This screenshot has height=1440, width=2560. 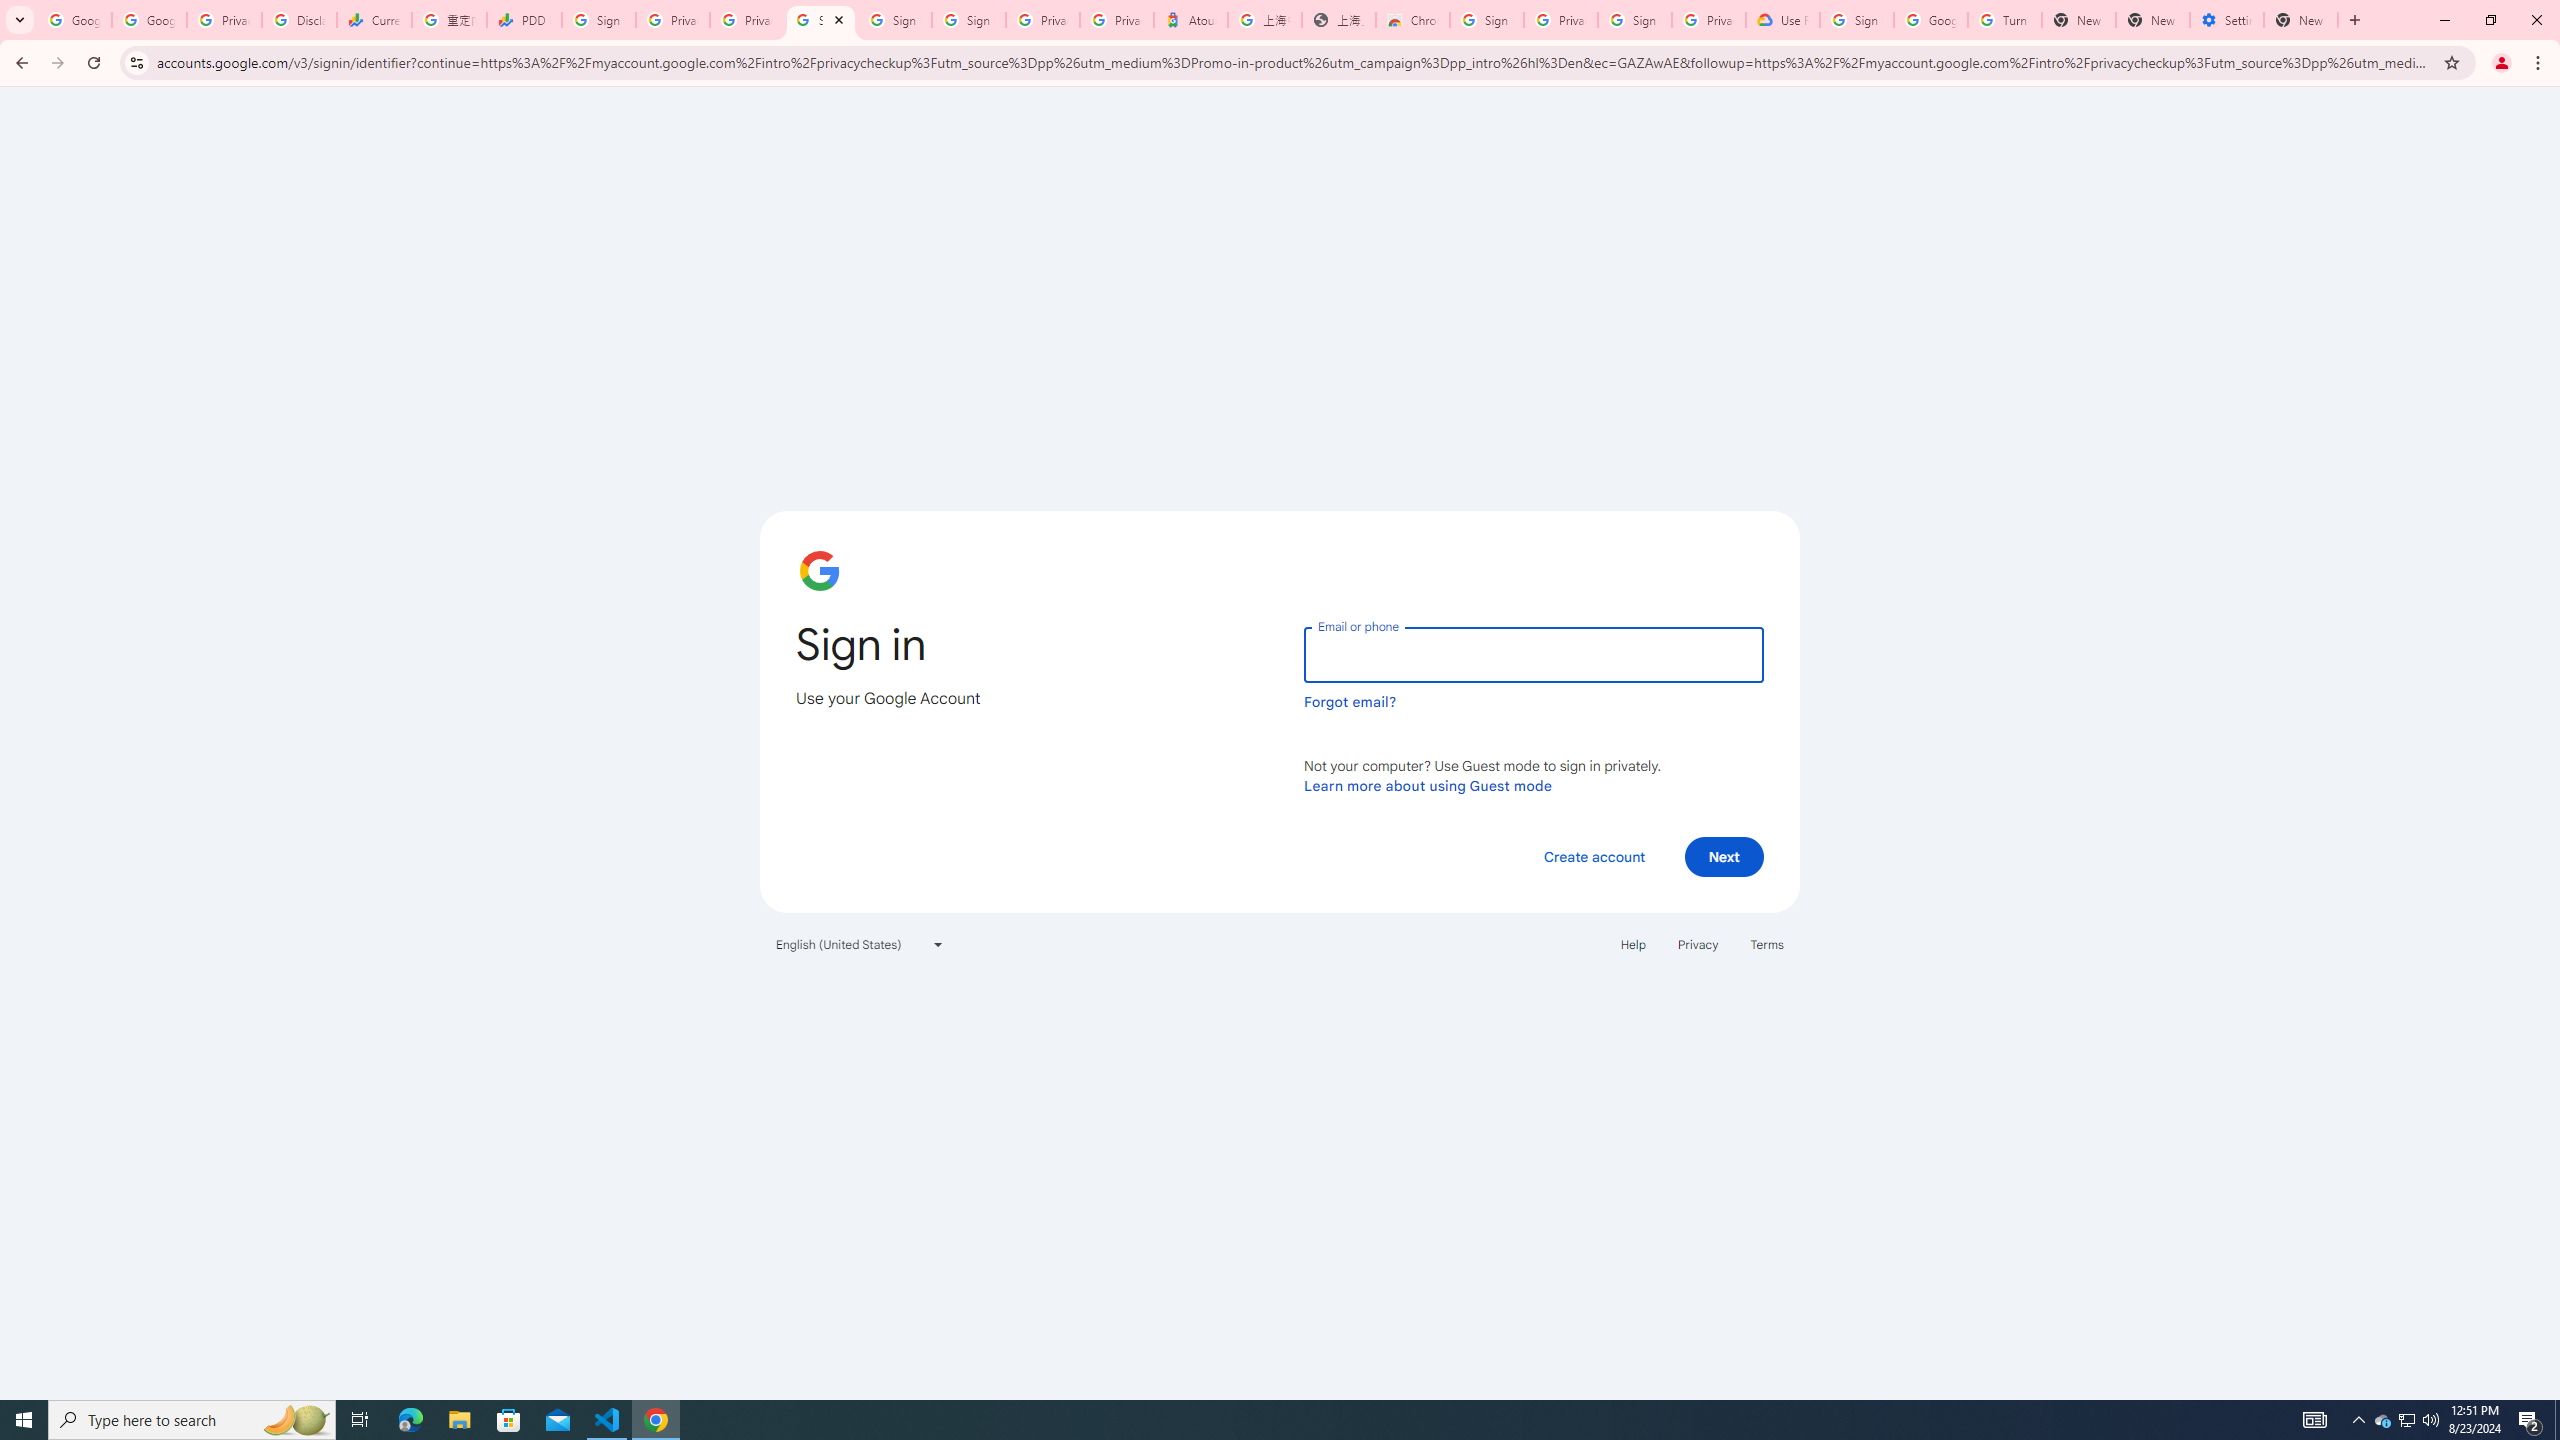 I want to click on 'Currencies - Google Finance', so click(x=372, y=19).